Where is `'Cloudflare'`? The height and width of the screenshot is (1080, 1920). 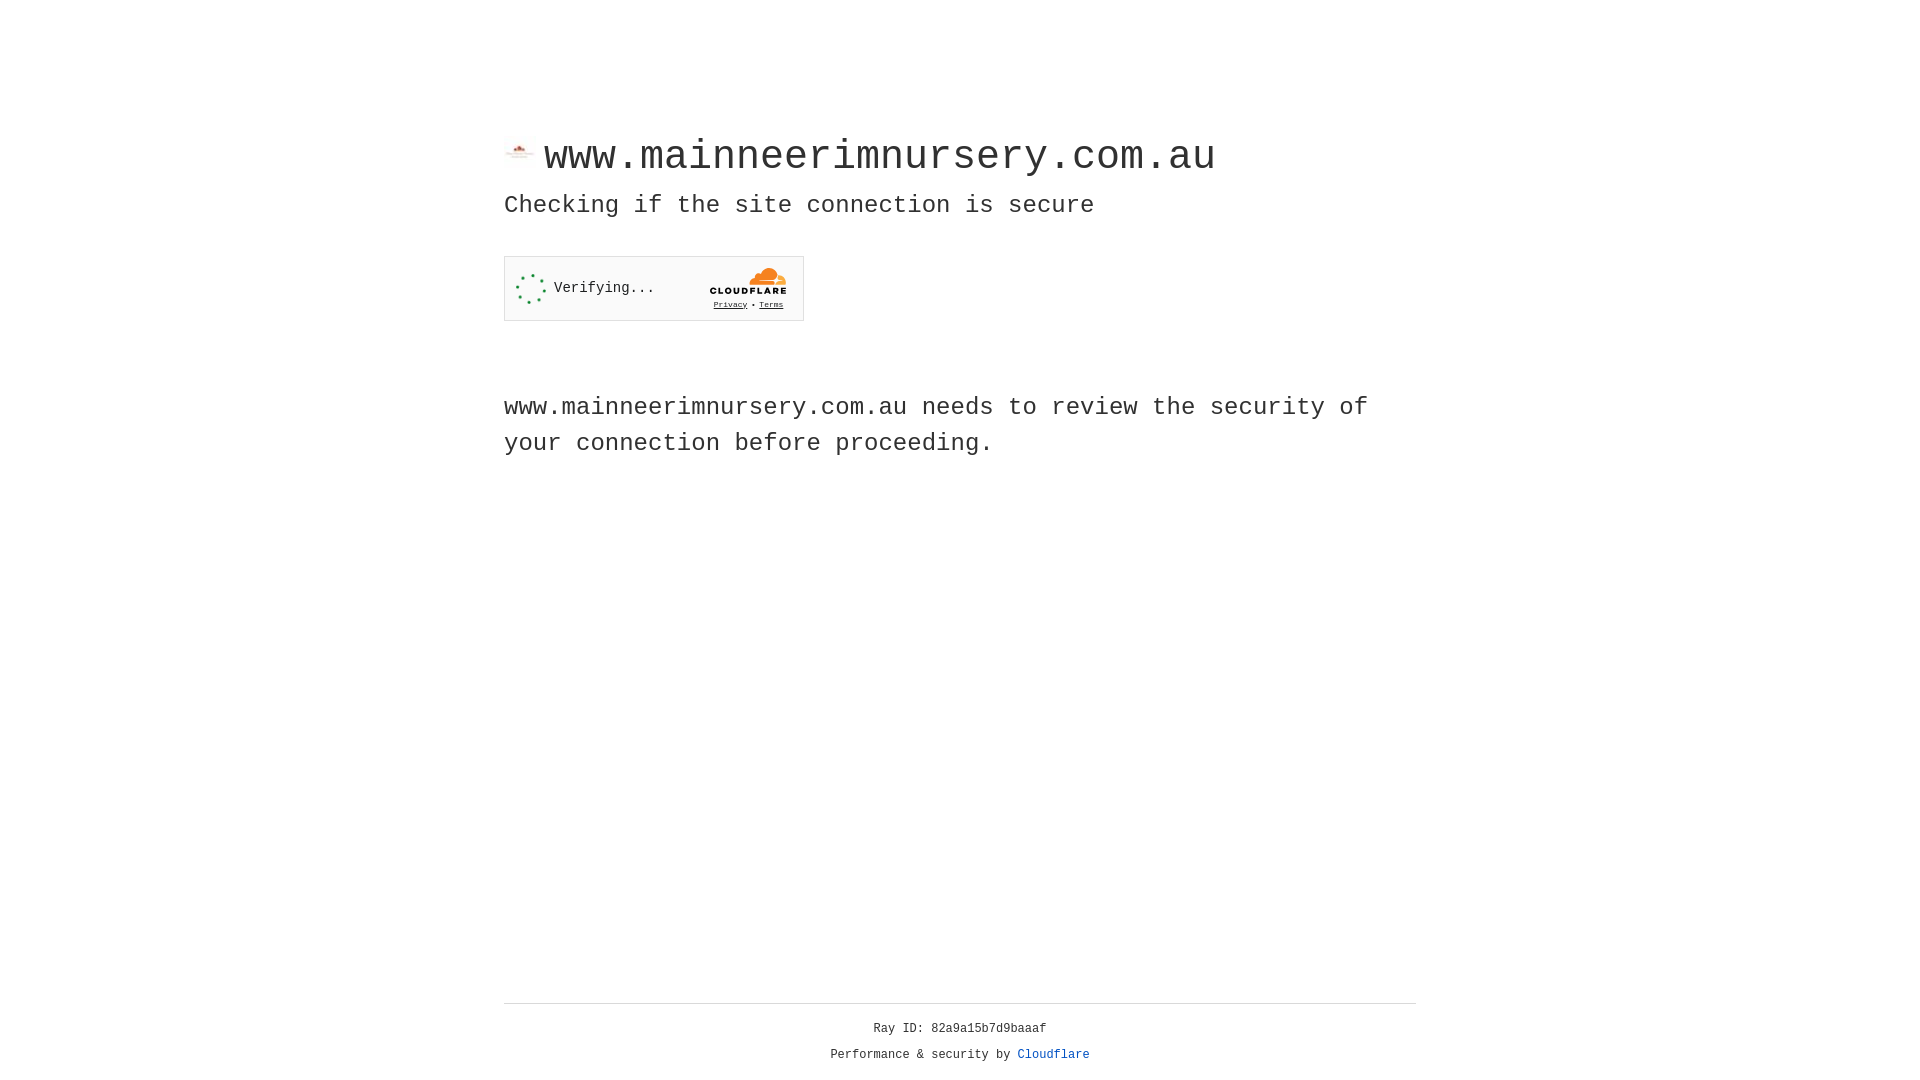
'Cloudflare' is located at coordinates (1053, 1054).